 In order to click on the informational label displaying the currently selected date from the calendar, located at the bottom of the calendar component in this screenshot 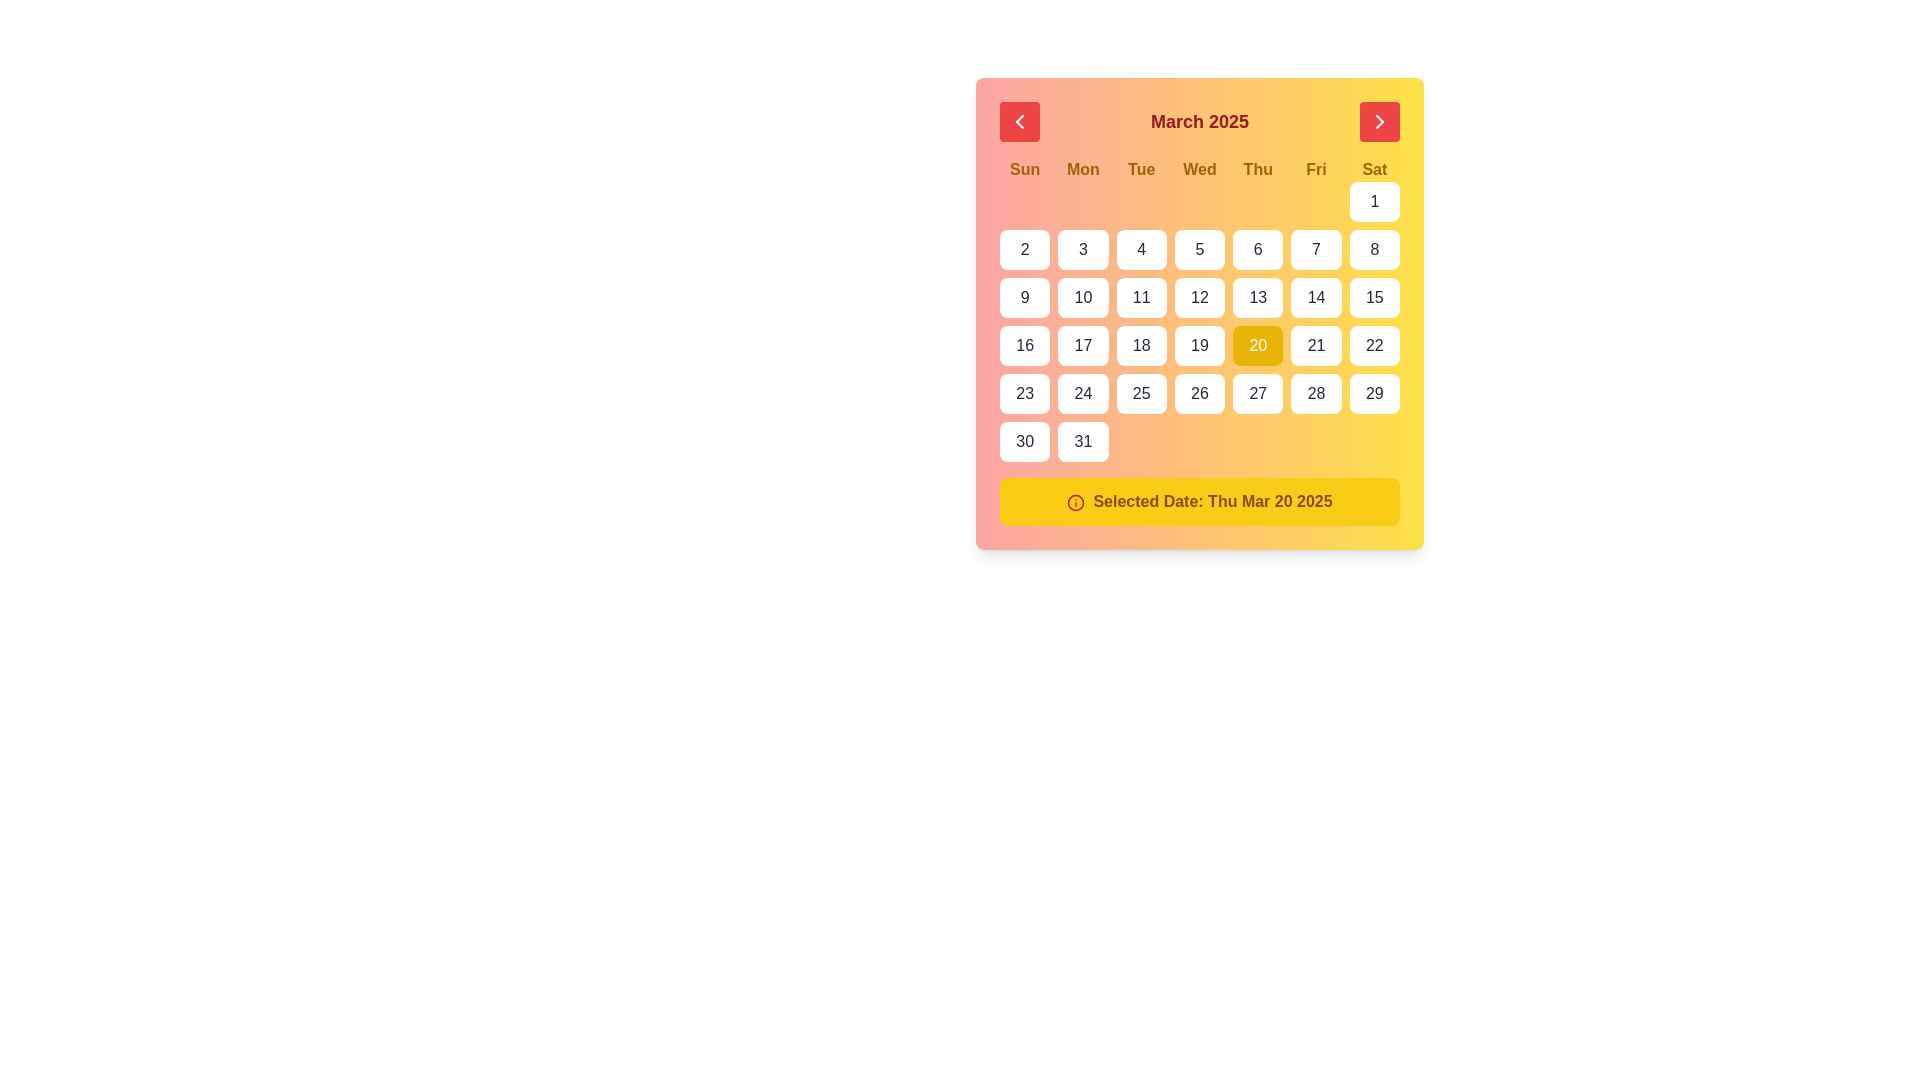, I will do `click(1200, 500)`.